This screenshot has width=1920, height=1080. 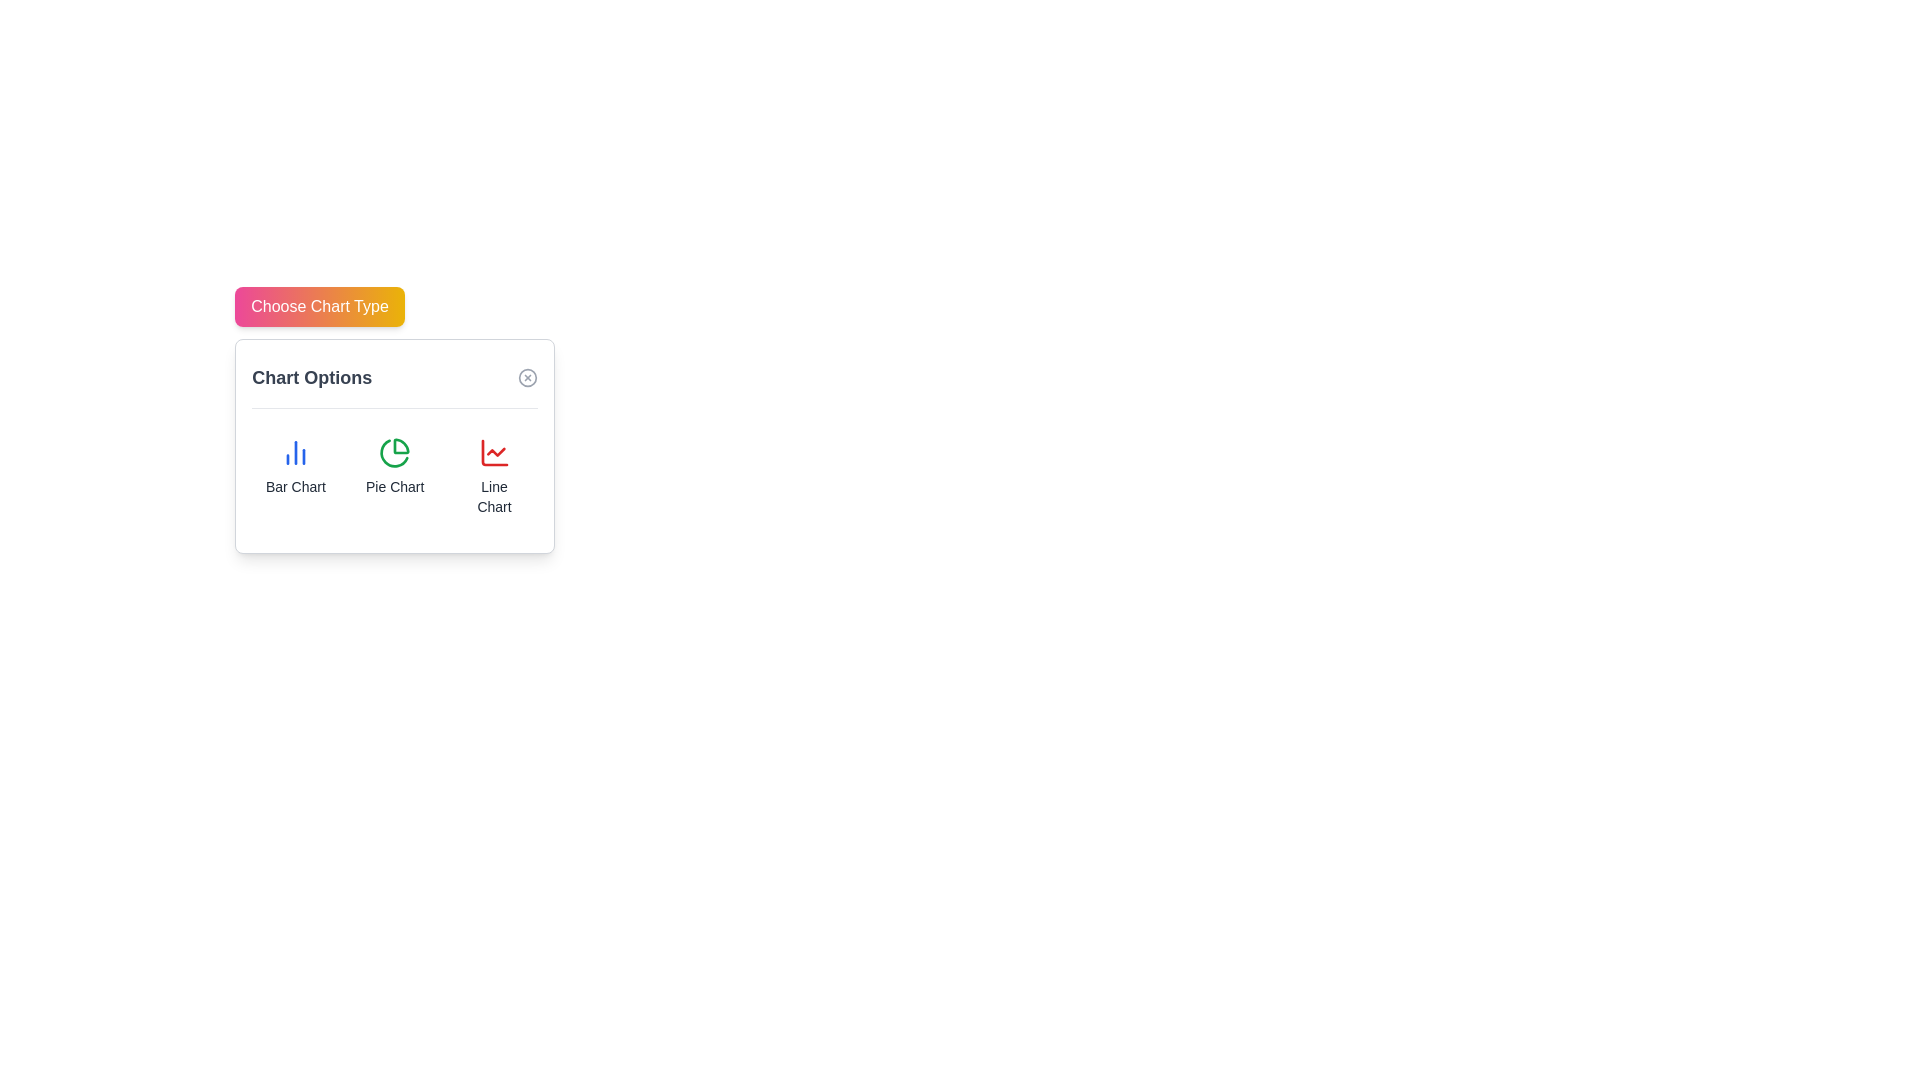 I want to click on the Pie Chart selection button located in the Chart Options card, so click(x=395, y=477).